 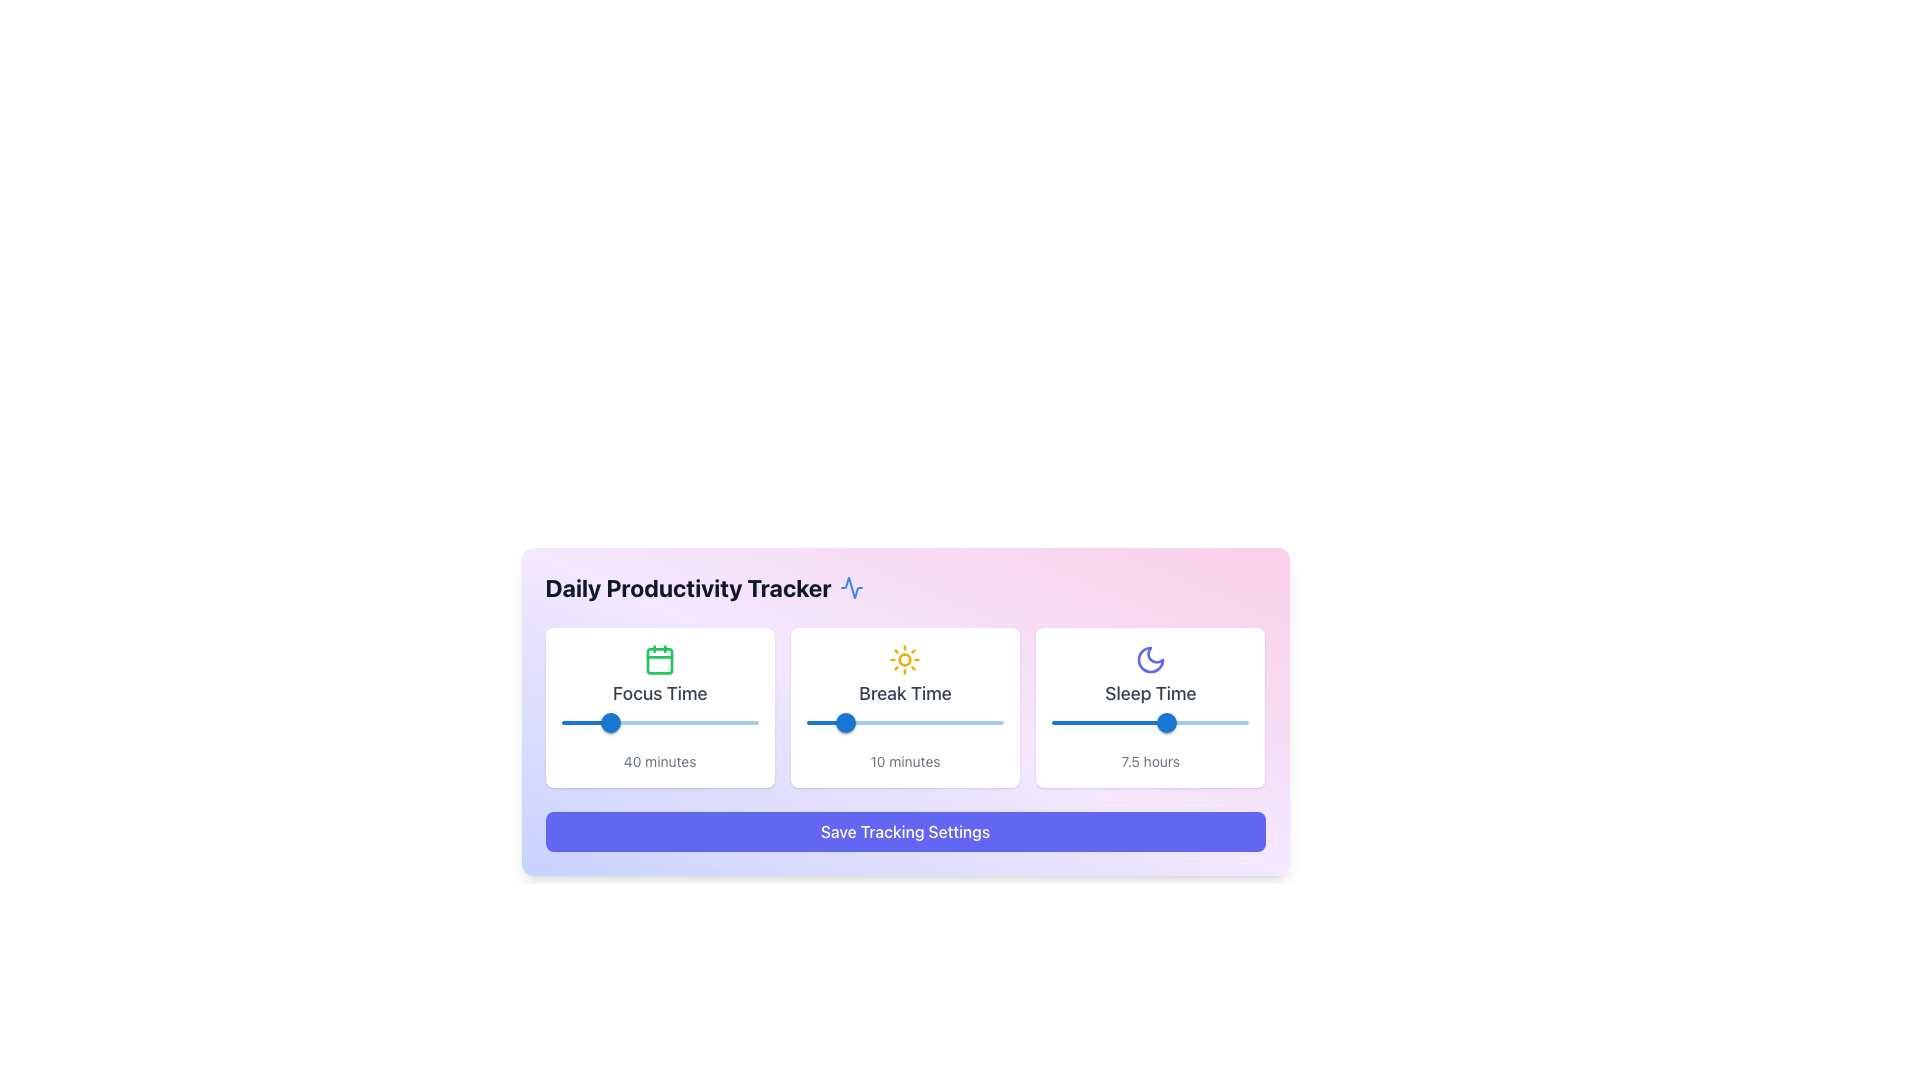 I want to click on the focus time, so click(x=648, y=722).